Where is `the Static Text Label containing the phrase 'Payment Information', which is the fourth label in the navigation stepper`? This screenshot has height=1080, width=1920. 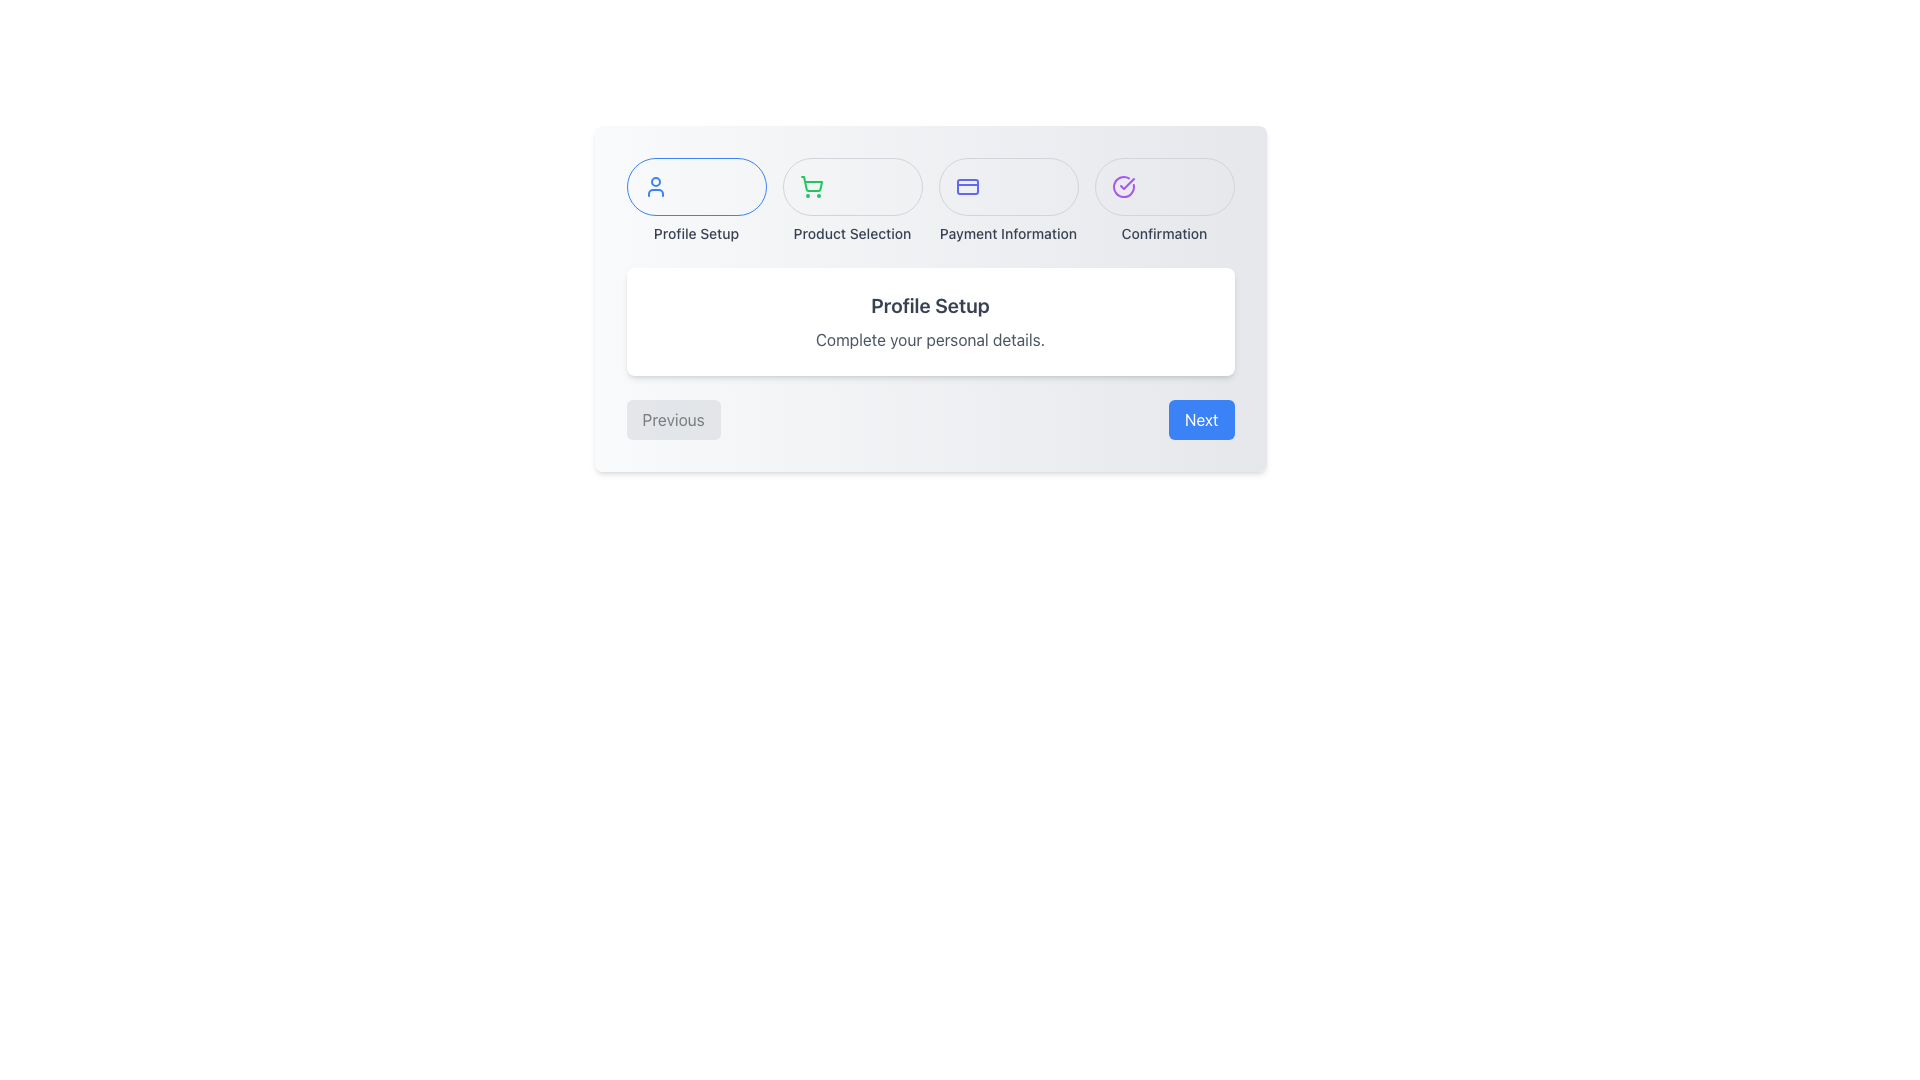
the Static Text Label containing the phrase 'Payment Information', which is the fourth label in the navigation stepper is located at coordinates (1008, 233).